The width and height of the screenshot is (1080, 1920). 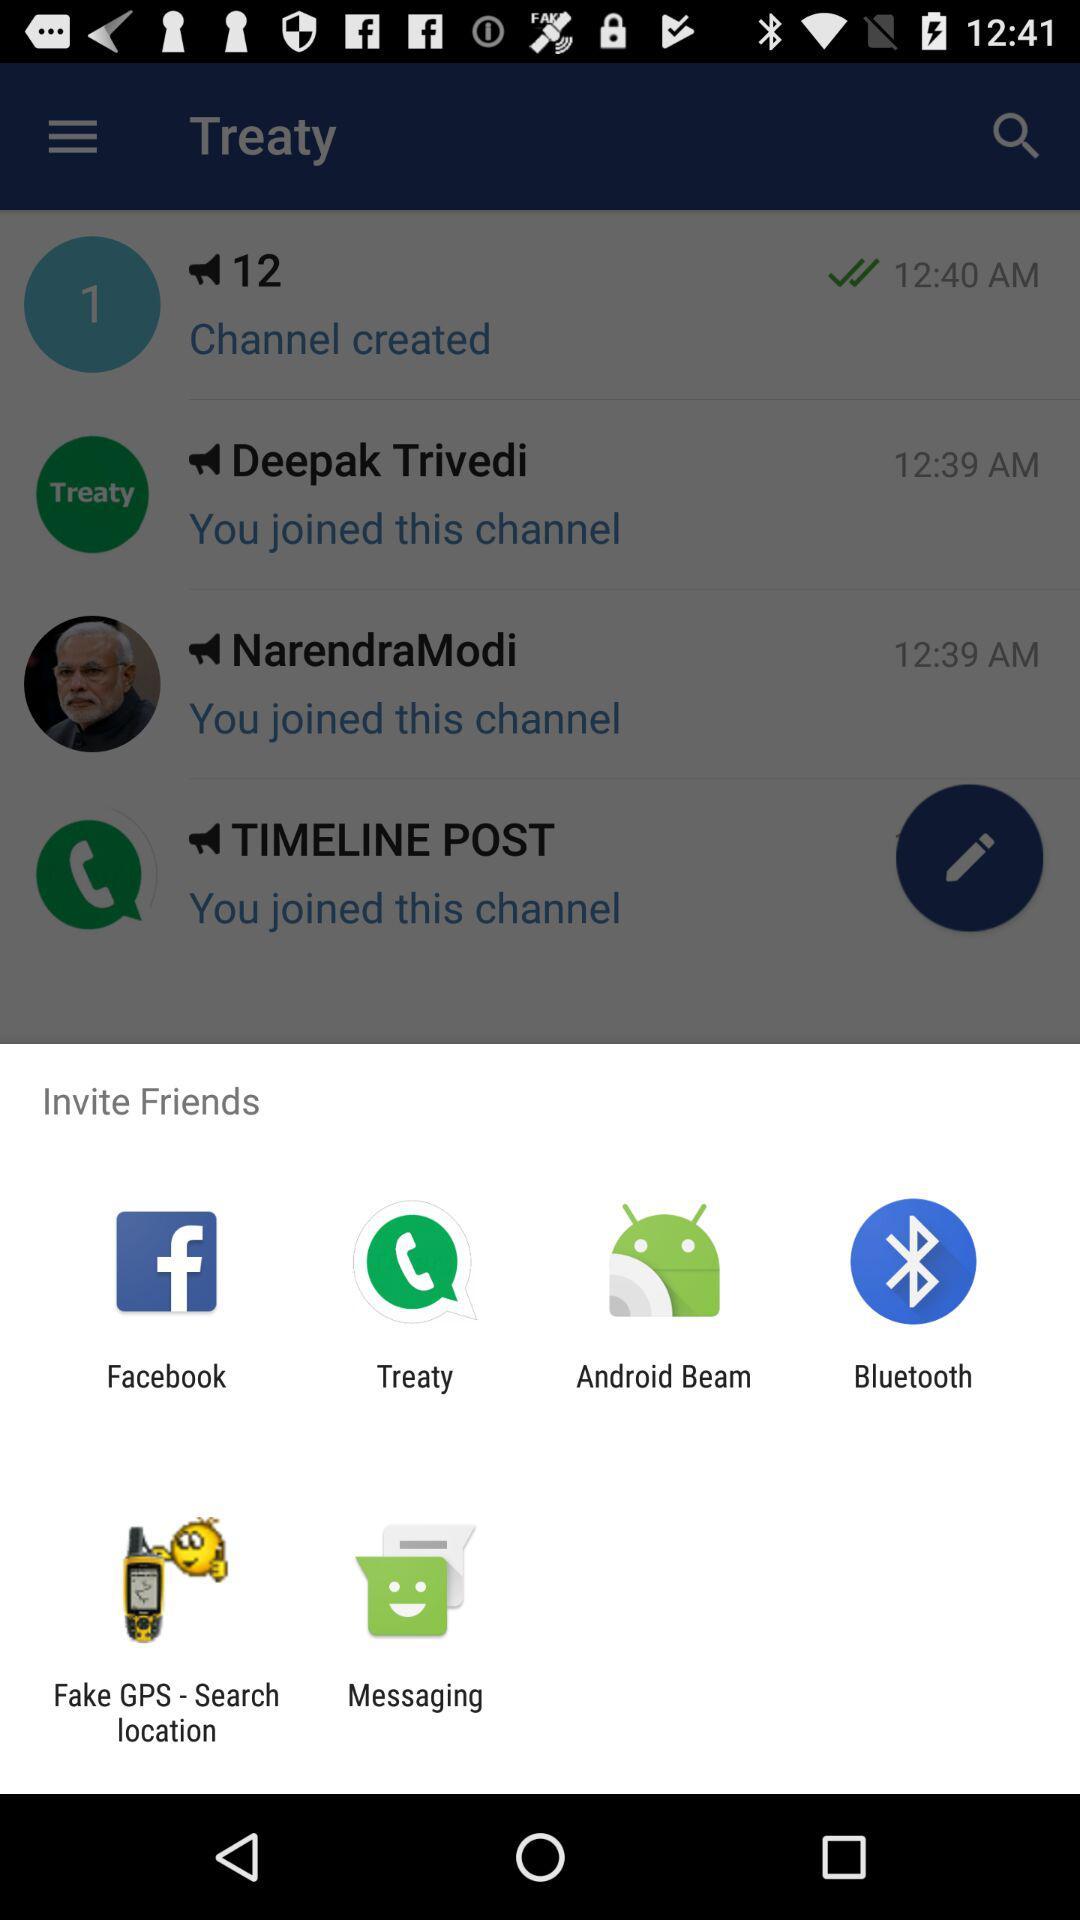 I want to click on the icon next to treaty icon, so click(x=165, y=1392).